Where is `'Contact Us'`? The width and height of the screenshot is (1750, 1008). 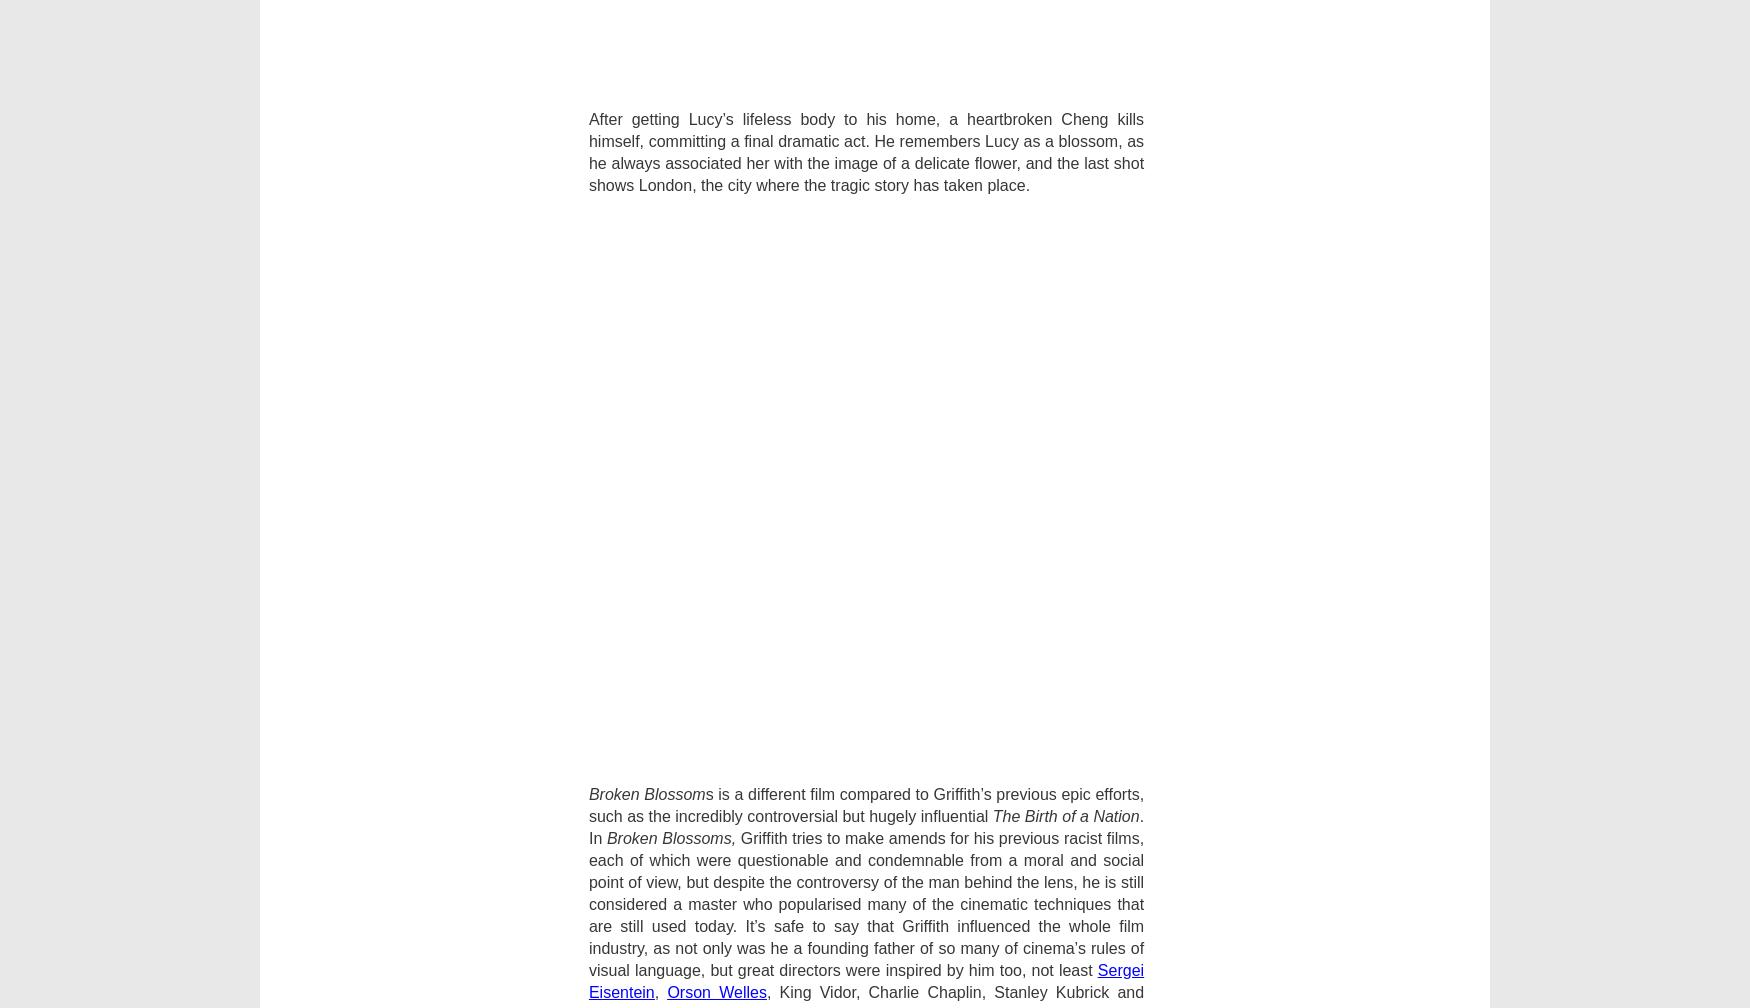 'Contact Us' is located at coordinates (652, 664).